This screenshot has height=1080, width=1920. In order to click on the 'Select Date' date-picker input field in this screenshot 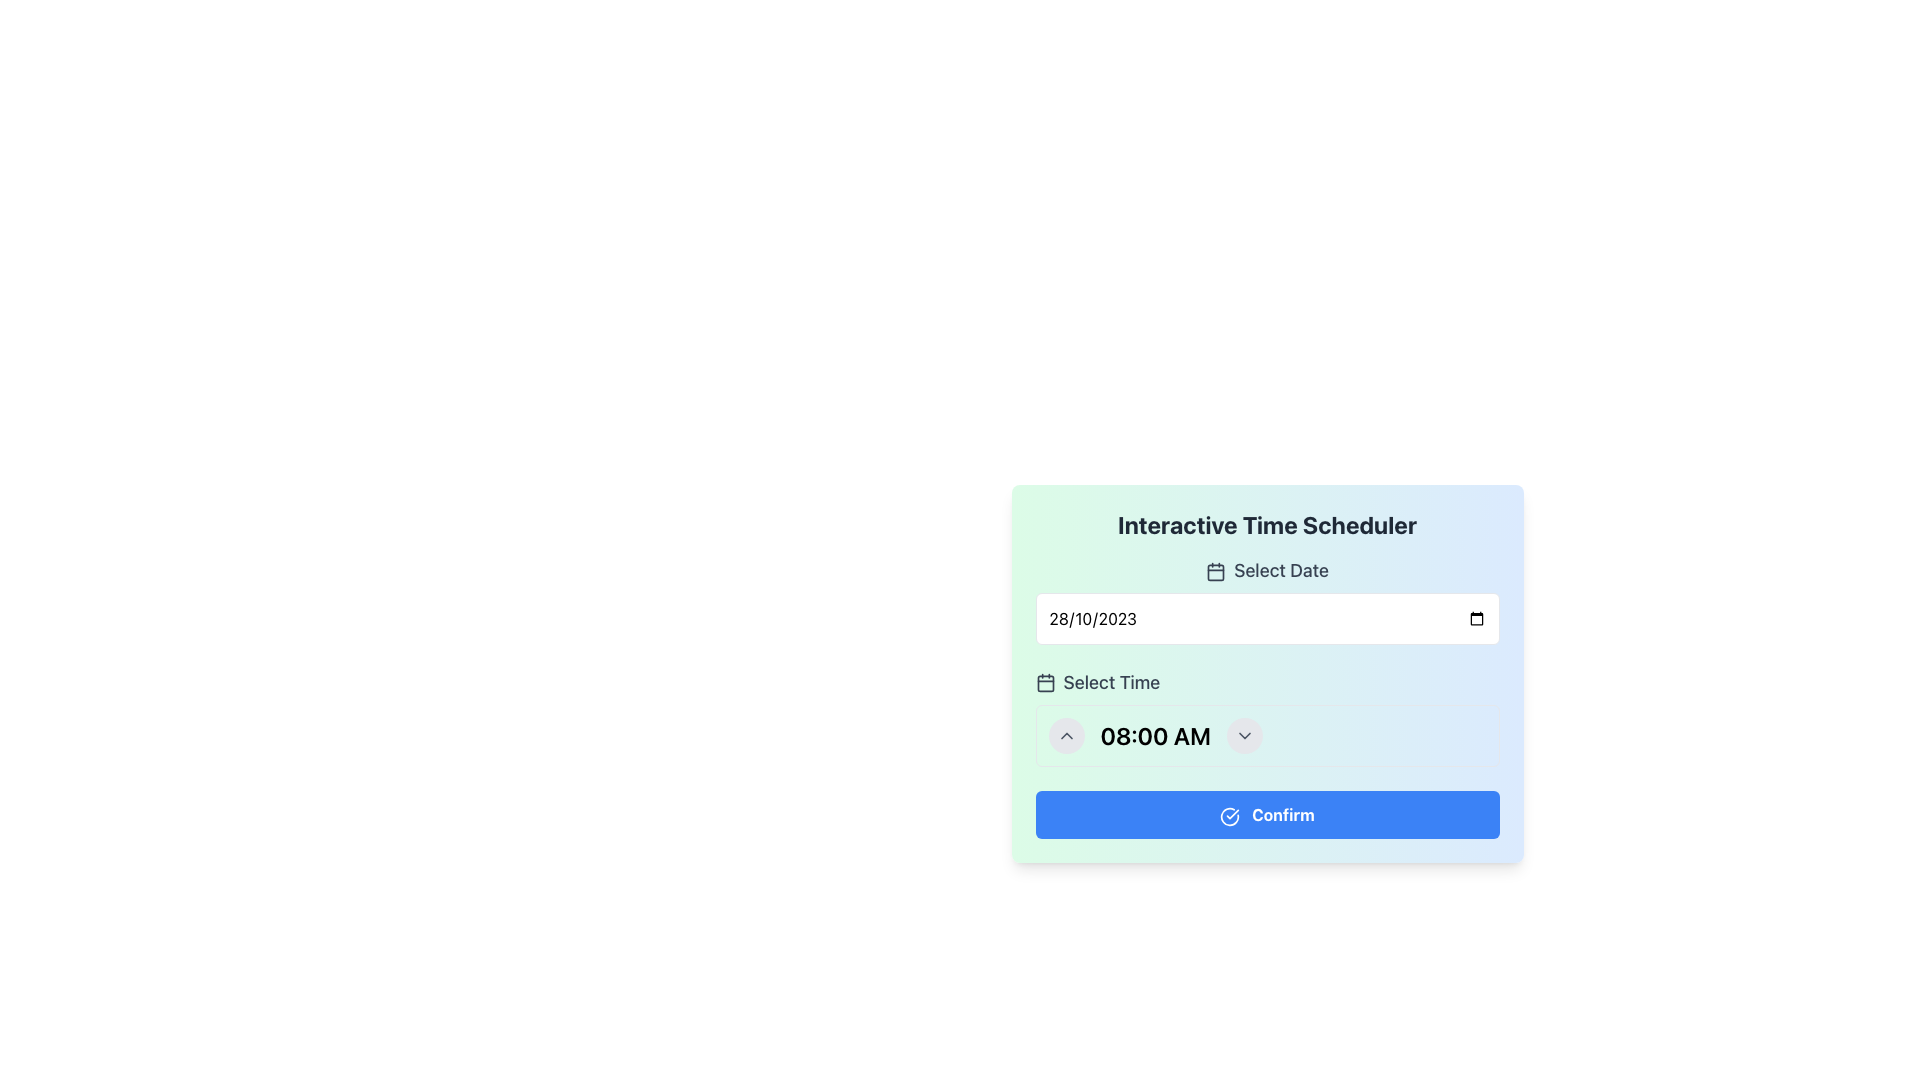, I will do `click(1266, 600)`.